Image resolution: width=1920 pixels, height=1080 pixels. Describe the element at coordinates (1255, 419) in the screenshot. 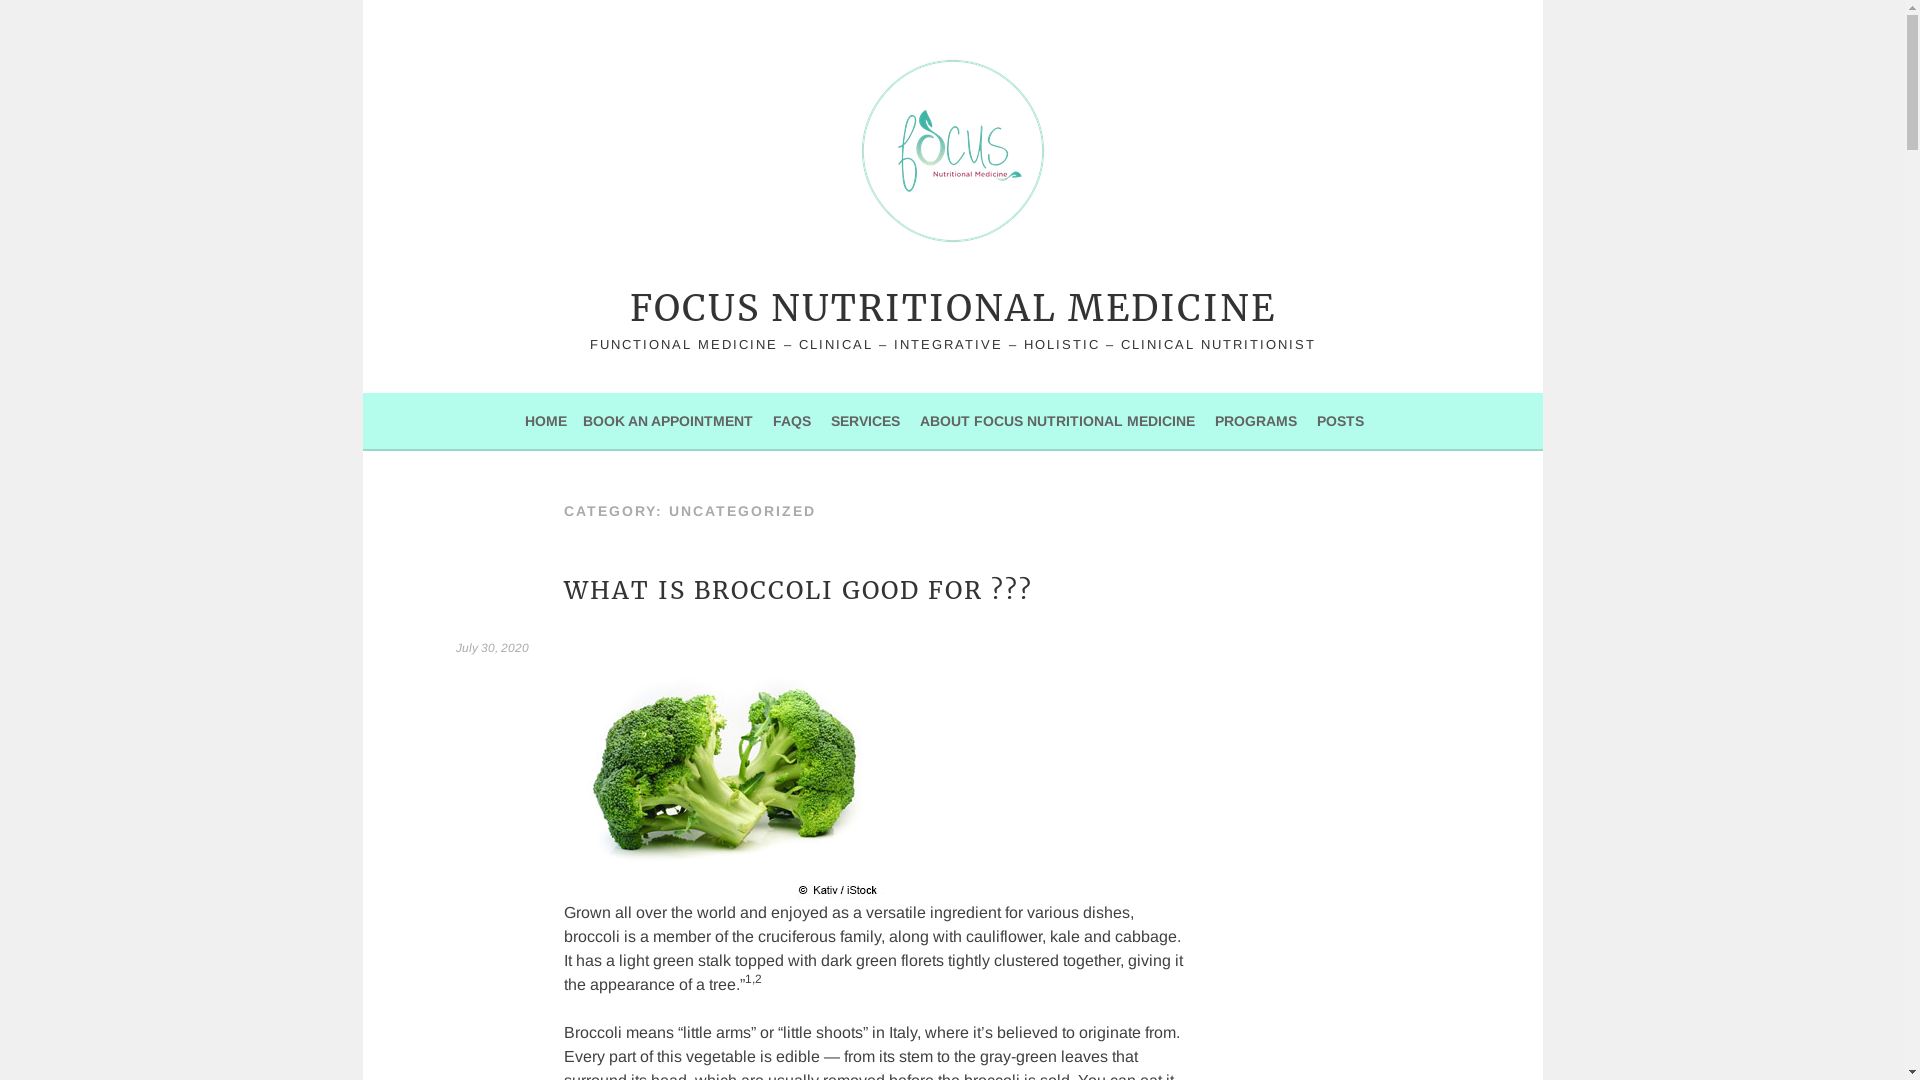

I see `'PROGRAMS'` at that location.